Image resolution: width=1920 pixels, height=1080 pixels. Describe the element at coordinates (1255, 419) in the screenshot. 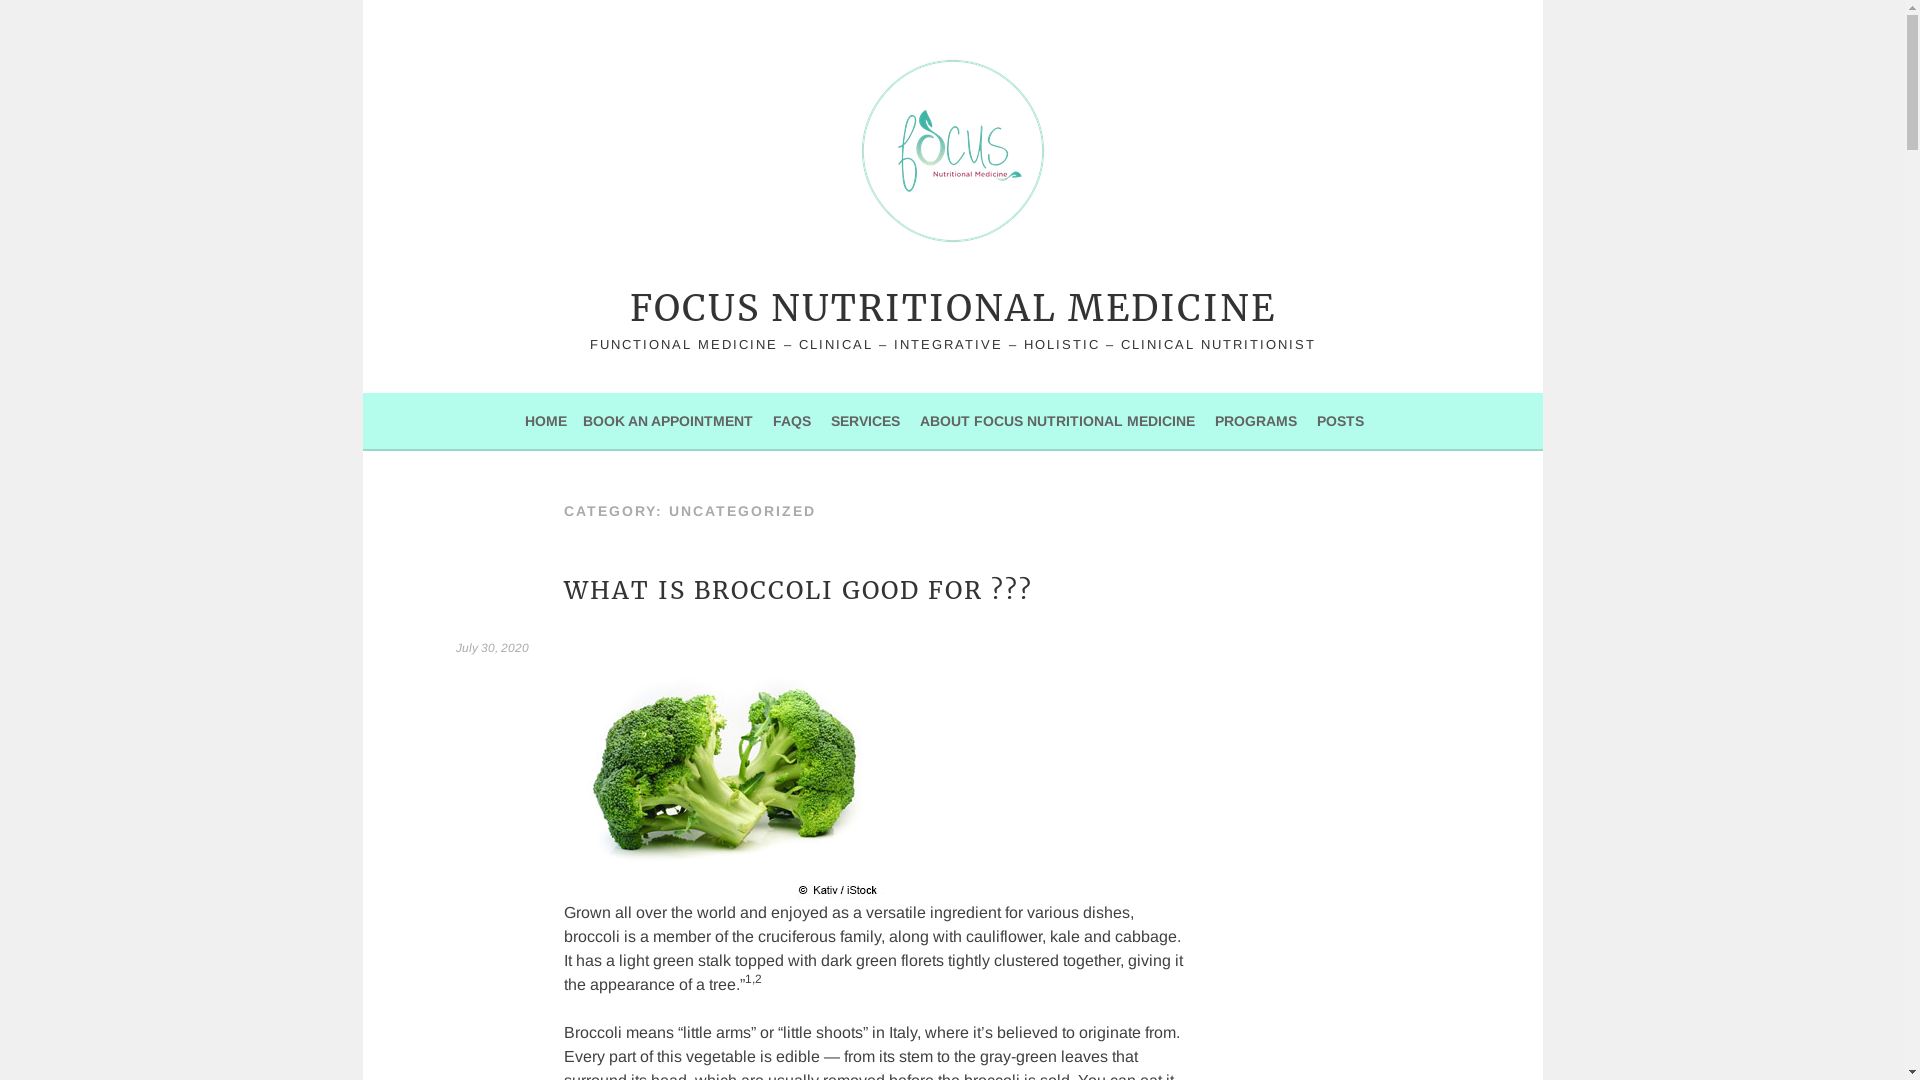

I see `'PROGRAMS'` at that location.